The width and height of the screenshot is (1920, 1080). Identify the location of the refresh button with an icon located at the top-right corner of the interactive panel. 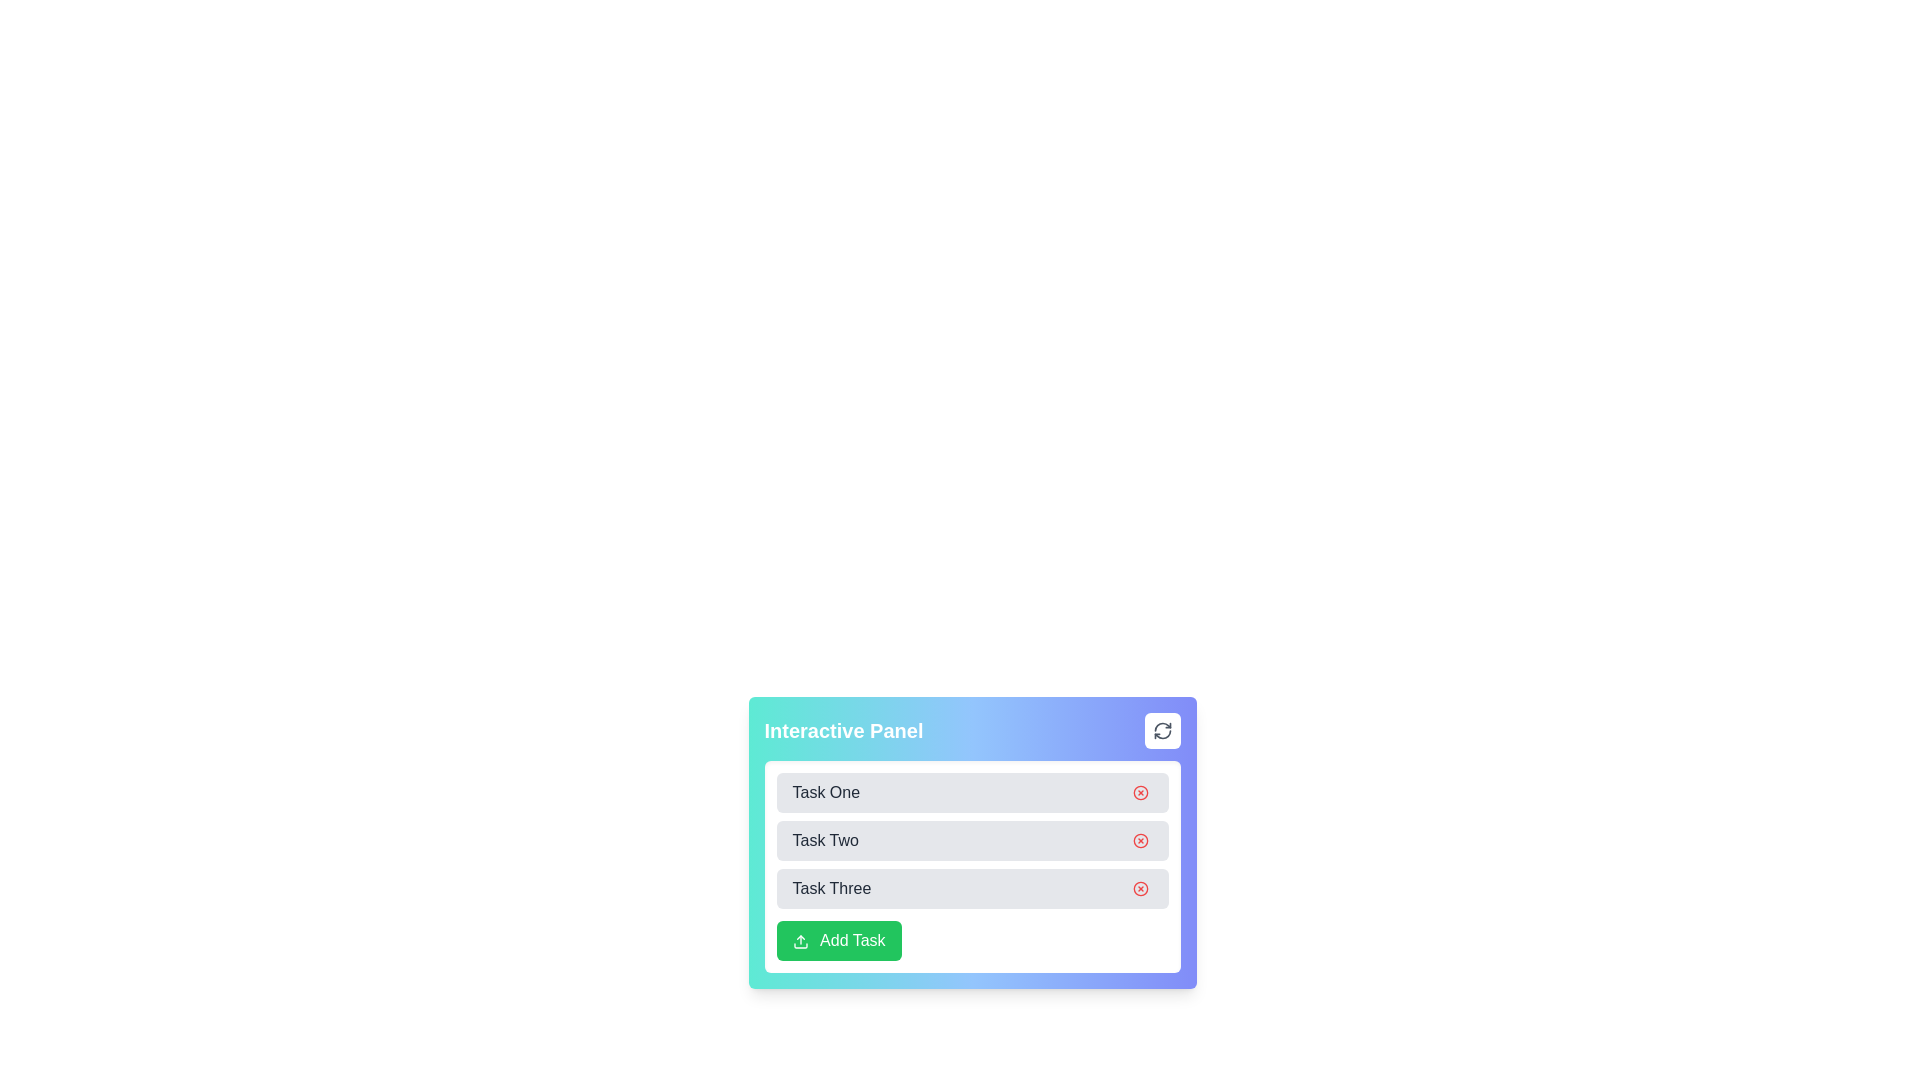
(1162, 731).